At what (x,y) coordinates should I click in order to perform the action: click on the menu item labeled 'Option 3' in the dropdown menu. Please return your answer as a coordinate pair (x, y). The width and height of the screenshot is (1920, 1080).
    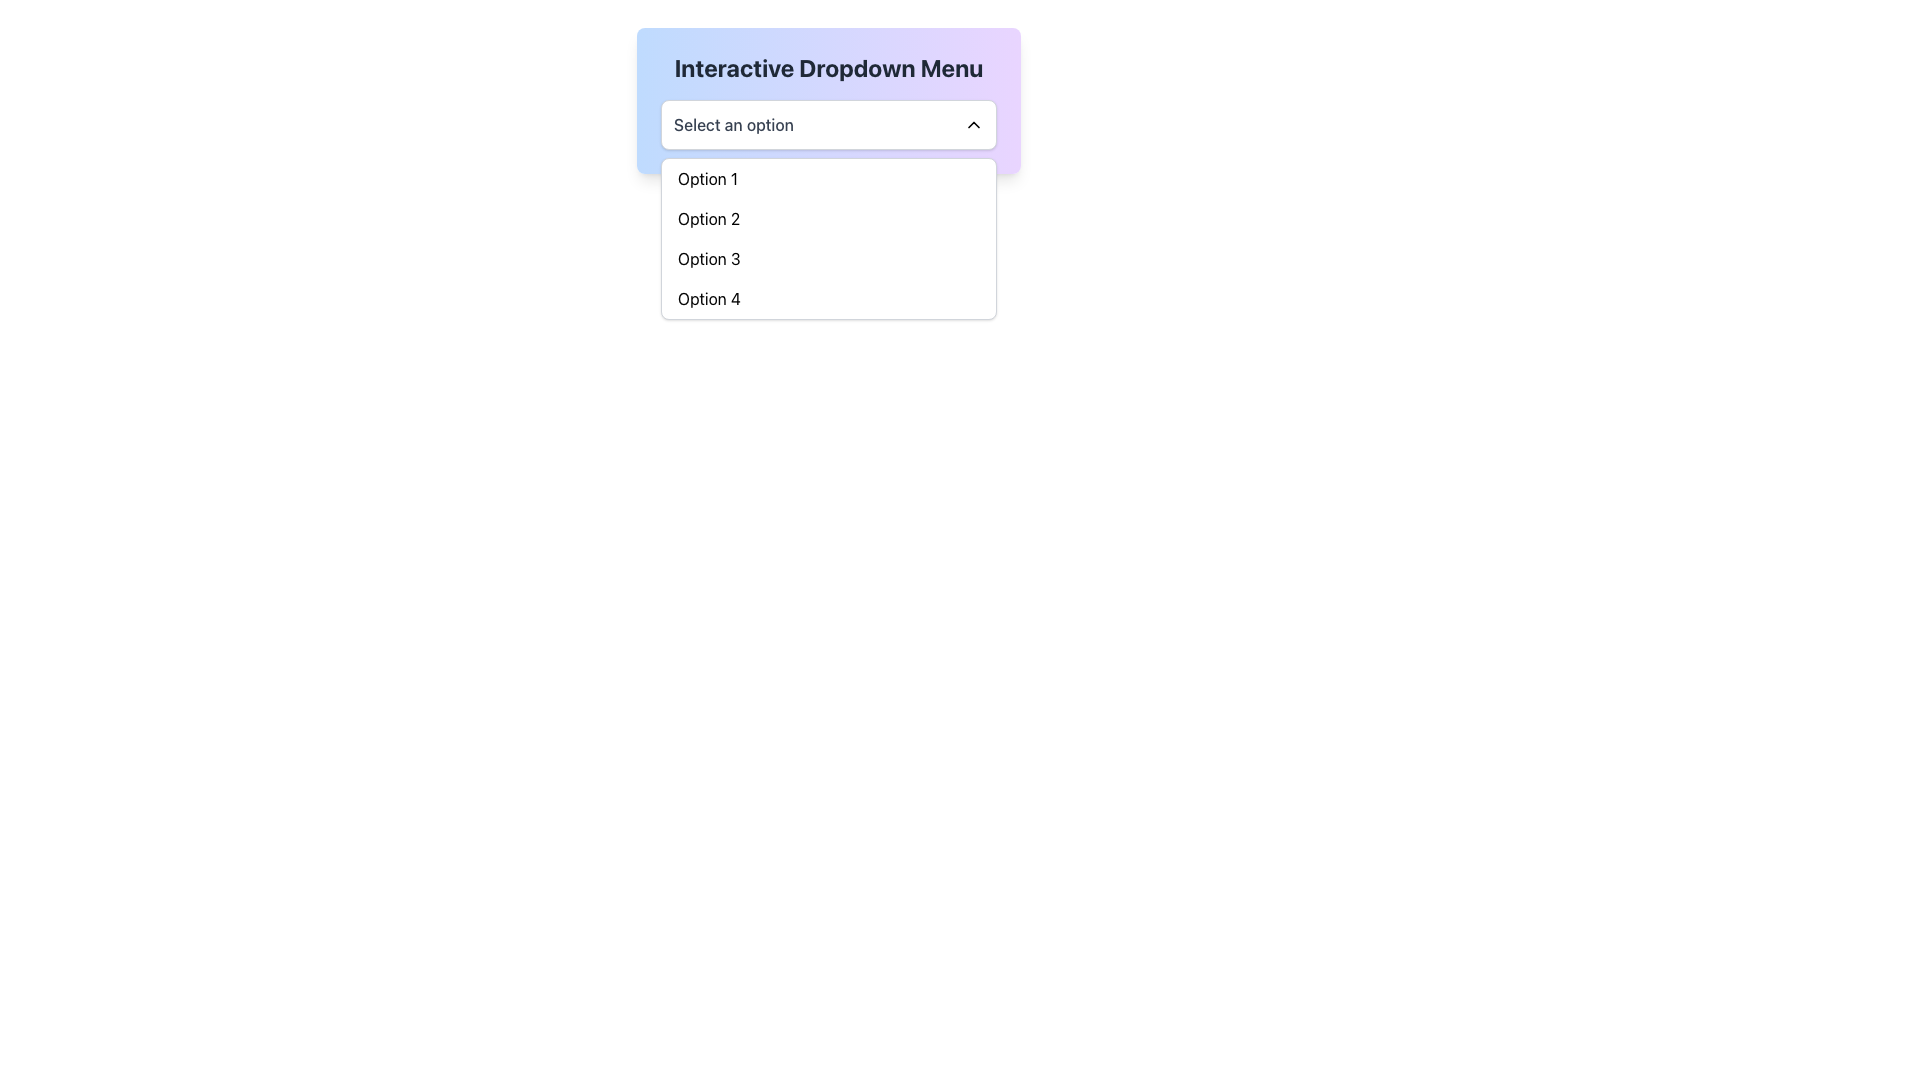
    Looking at the image, I should click on (829, 257).